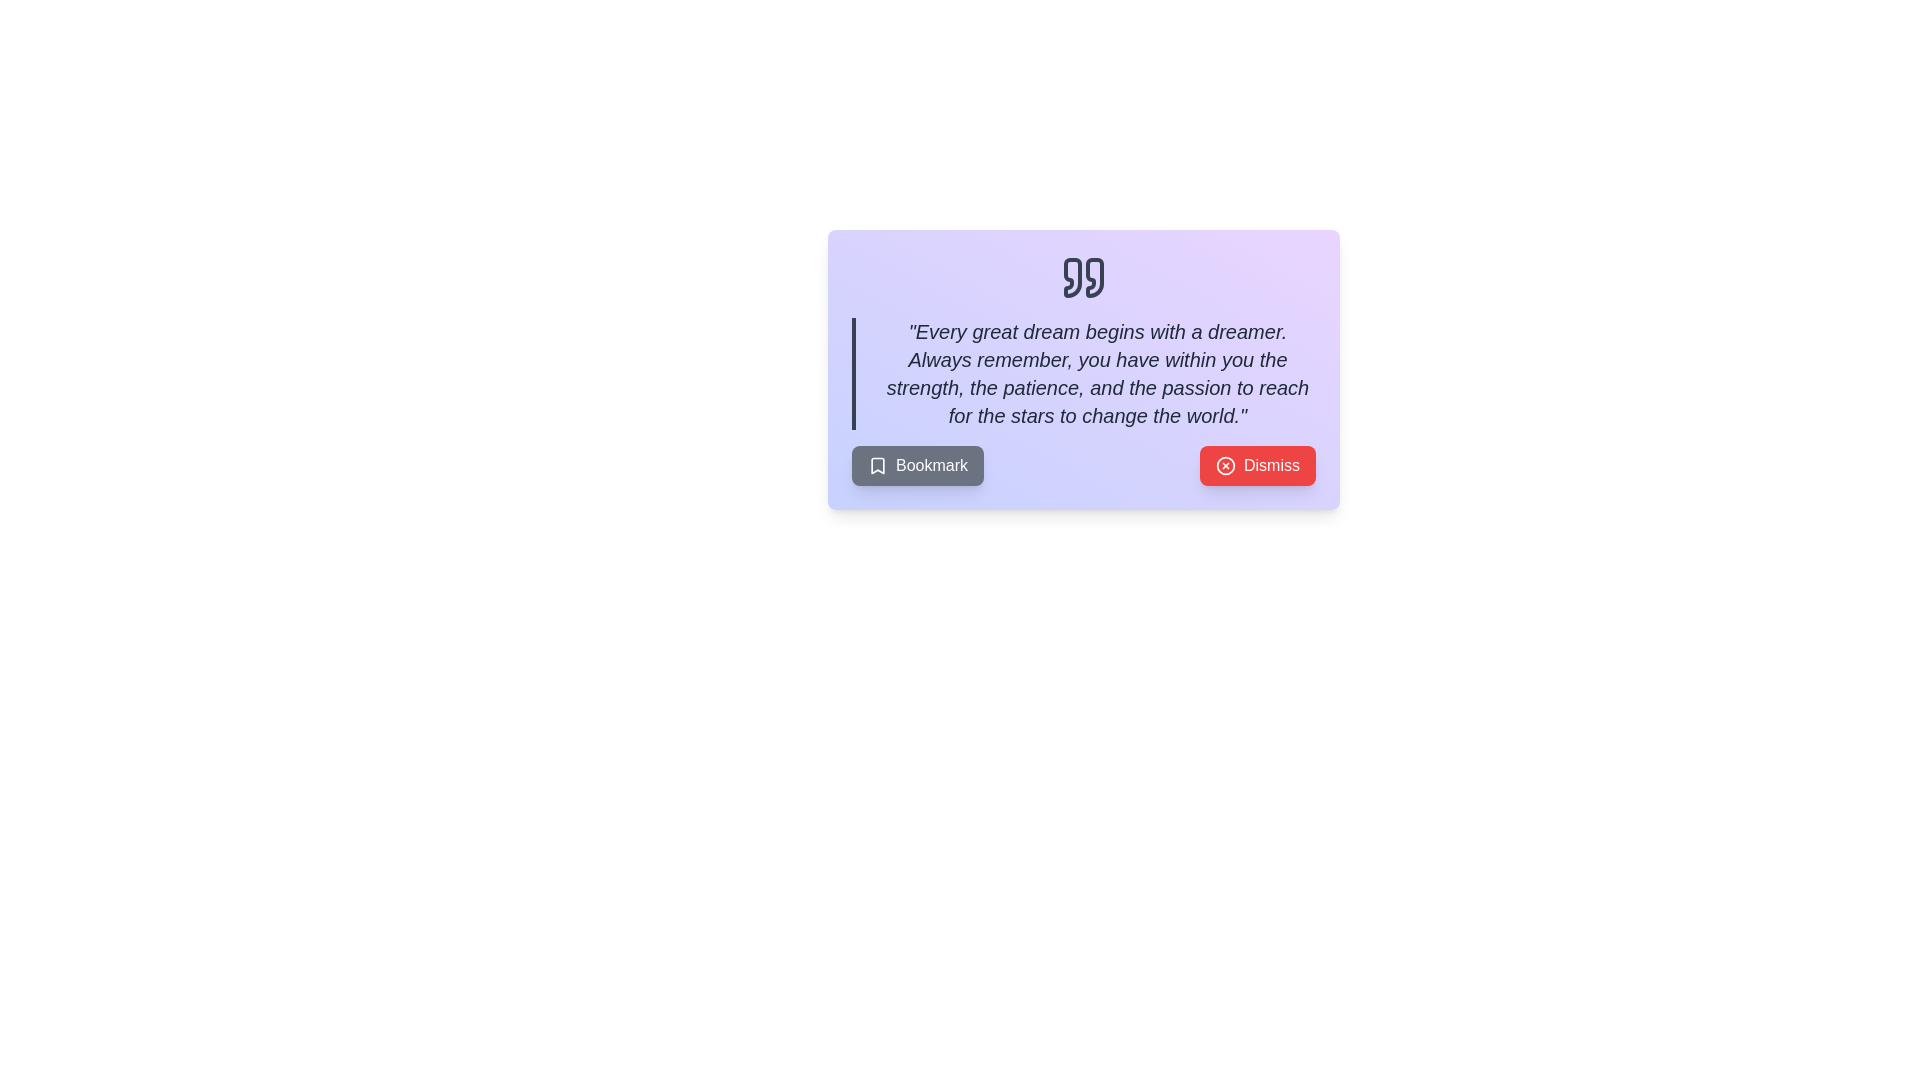 The width and height of the screenshot is (1920, 1080). I want to click on the rectangular red button labeled 'Dismiss' with a circled cross icon, so click(1256, 466).